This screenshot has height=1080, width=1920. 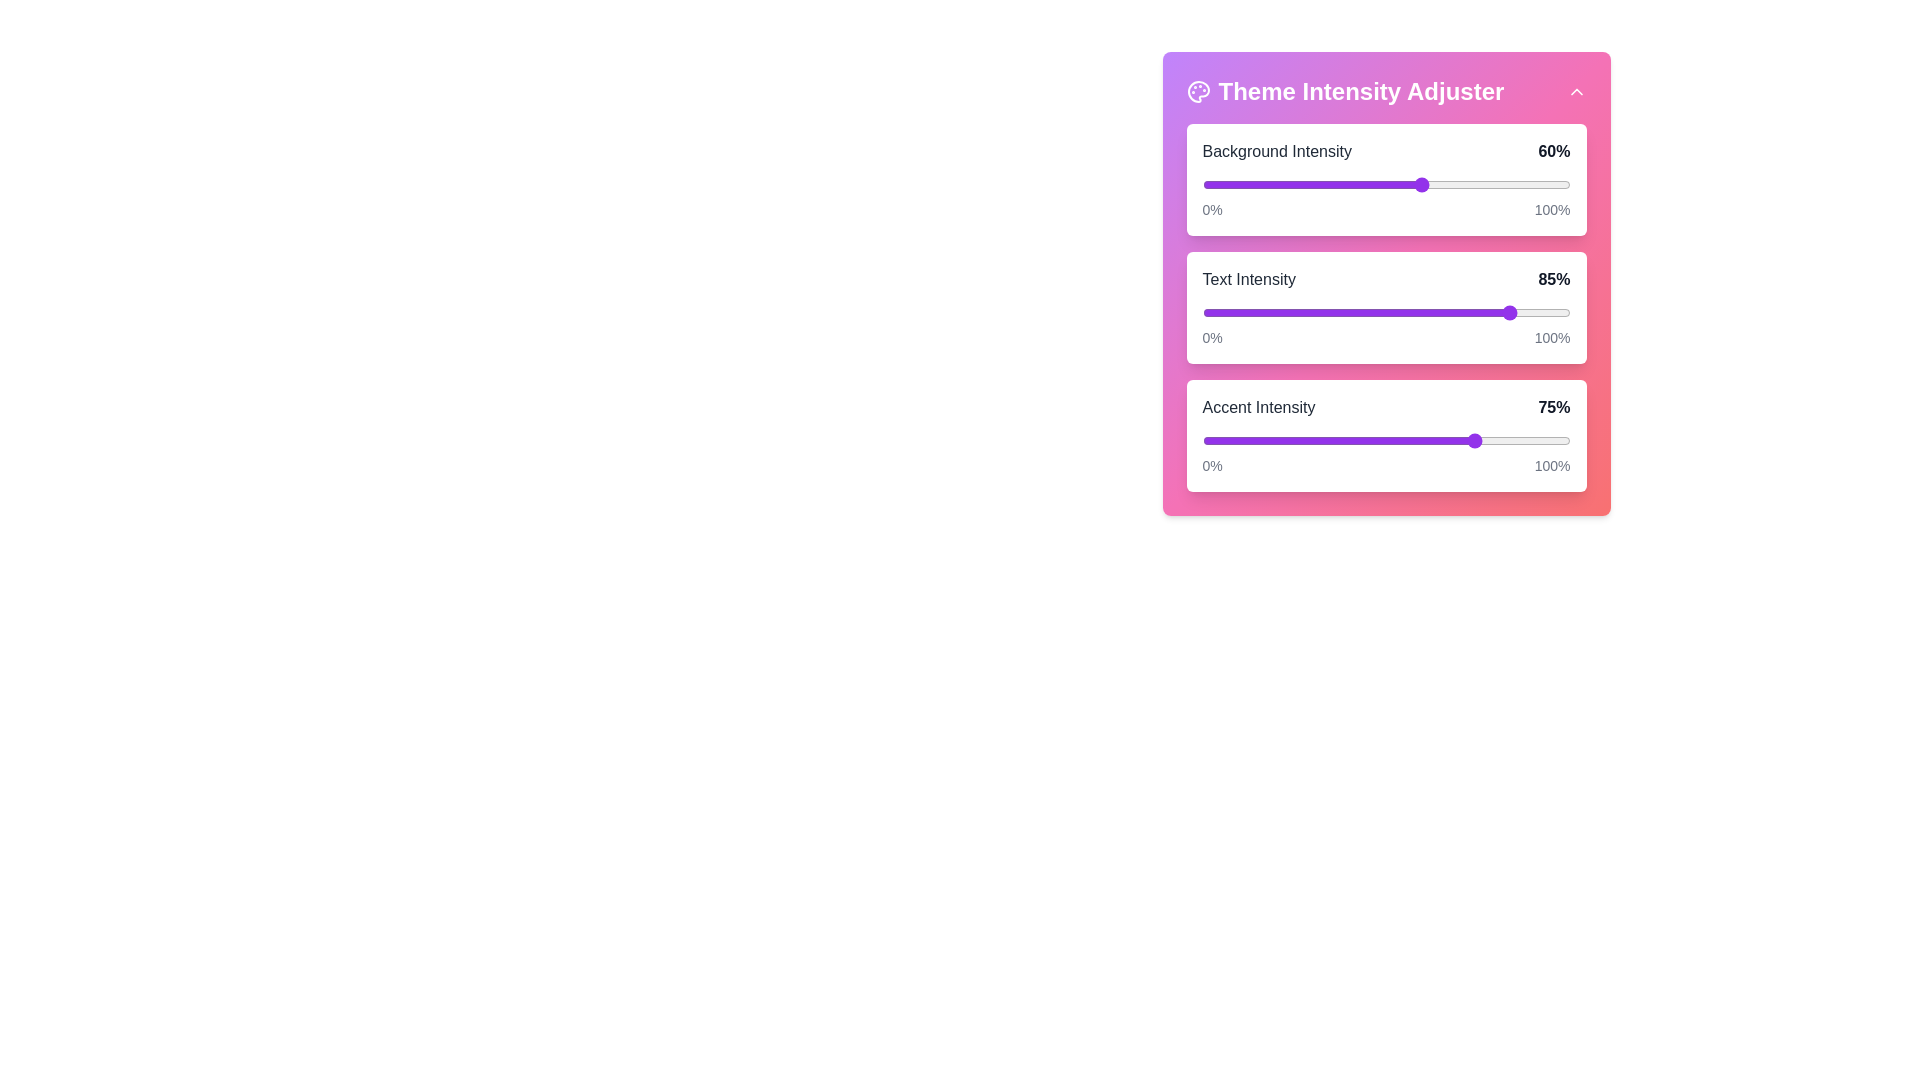 I want to click on static textual labels indicating the minimum ('0%') and maximum ('100%') values of the 'Background Intensity' slider in the 'Theme Intensity Adjuster' section, located beneath the slider, so click(x=1385, y=209).